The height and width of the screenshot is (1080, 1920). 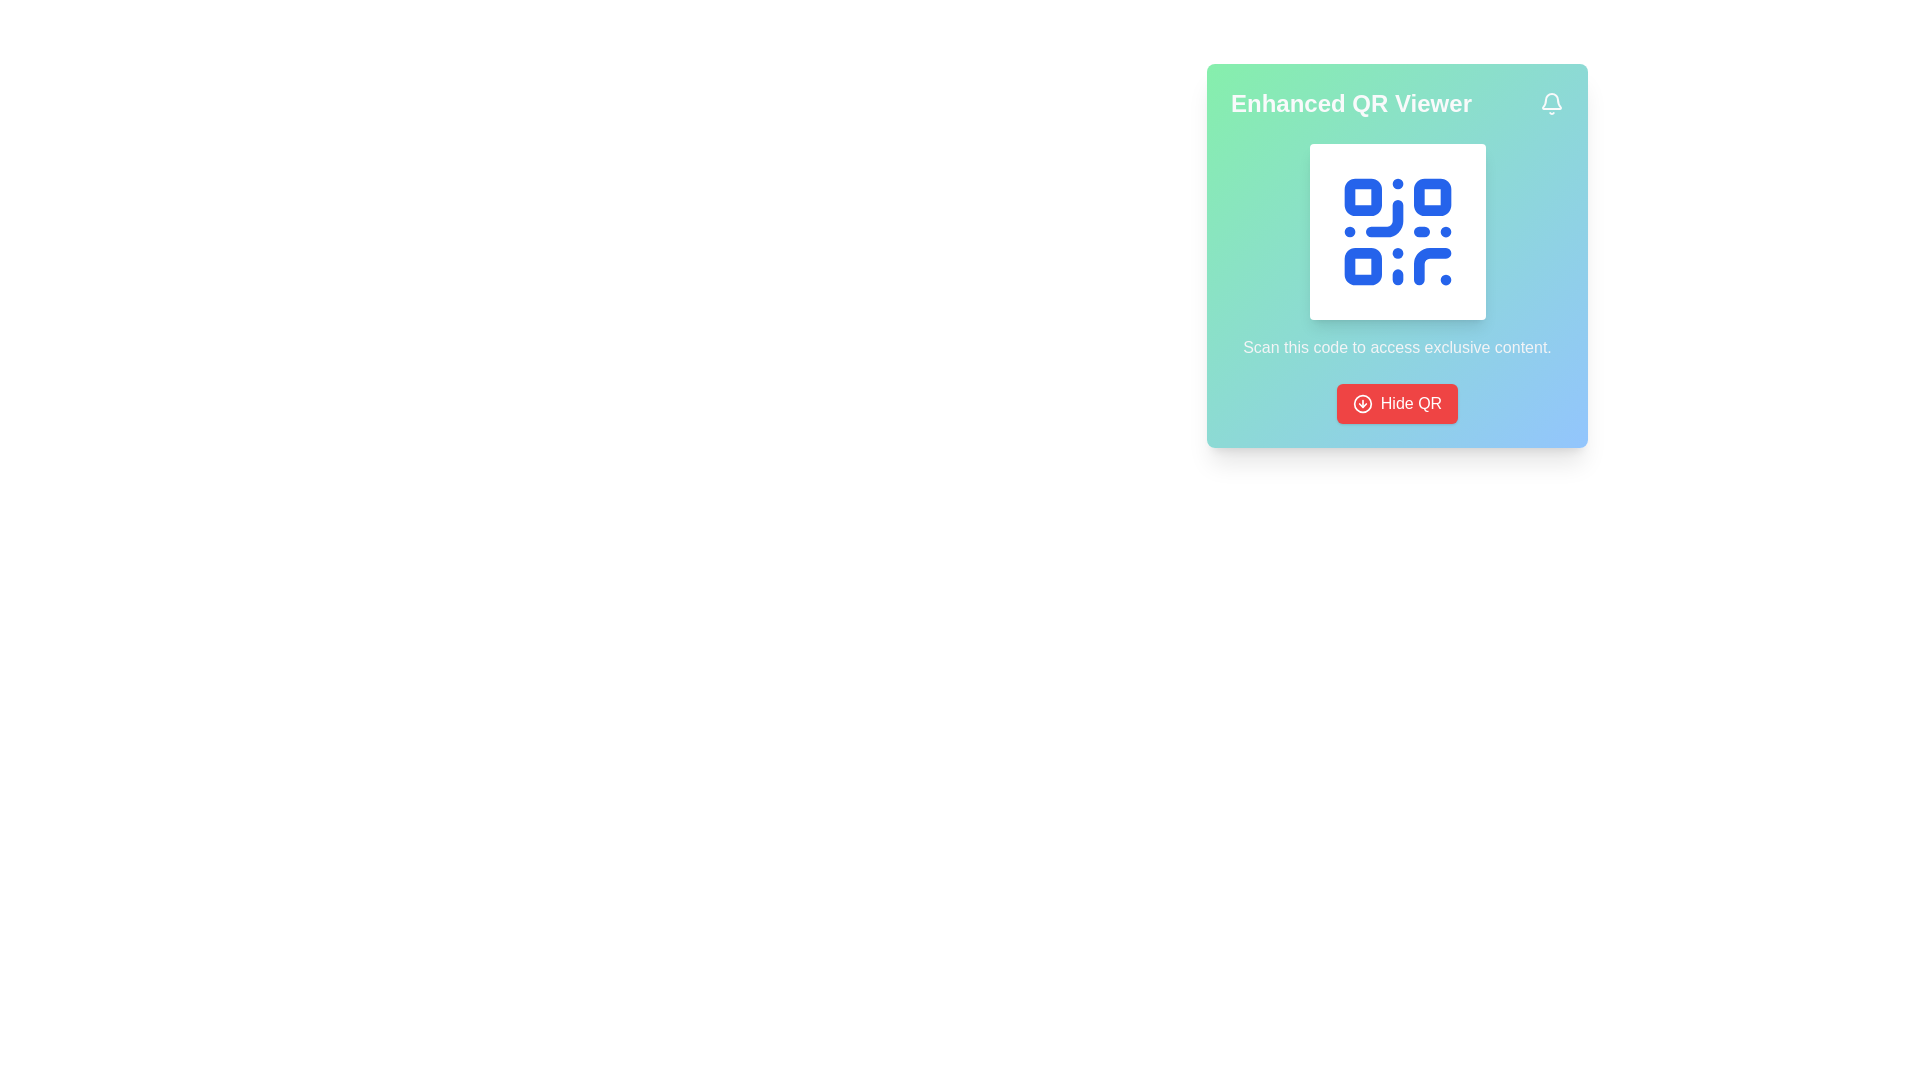 I want to click on the text element that reads 'Scan this code, so click(x=1396, y=346).